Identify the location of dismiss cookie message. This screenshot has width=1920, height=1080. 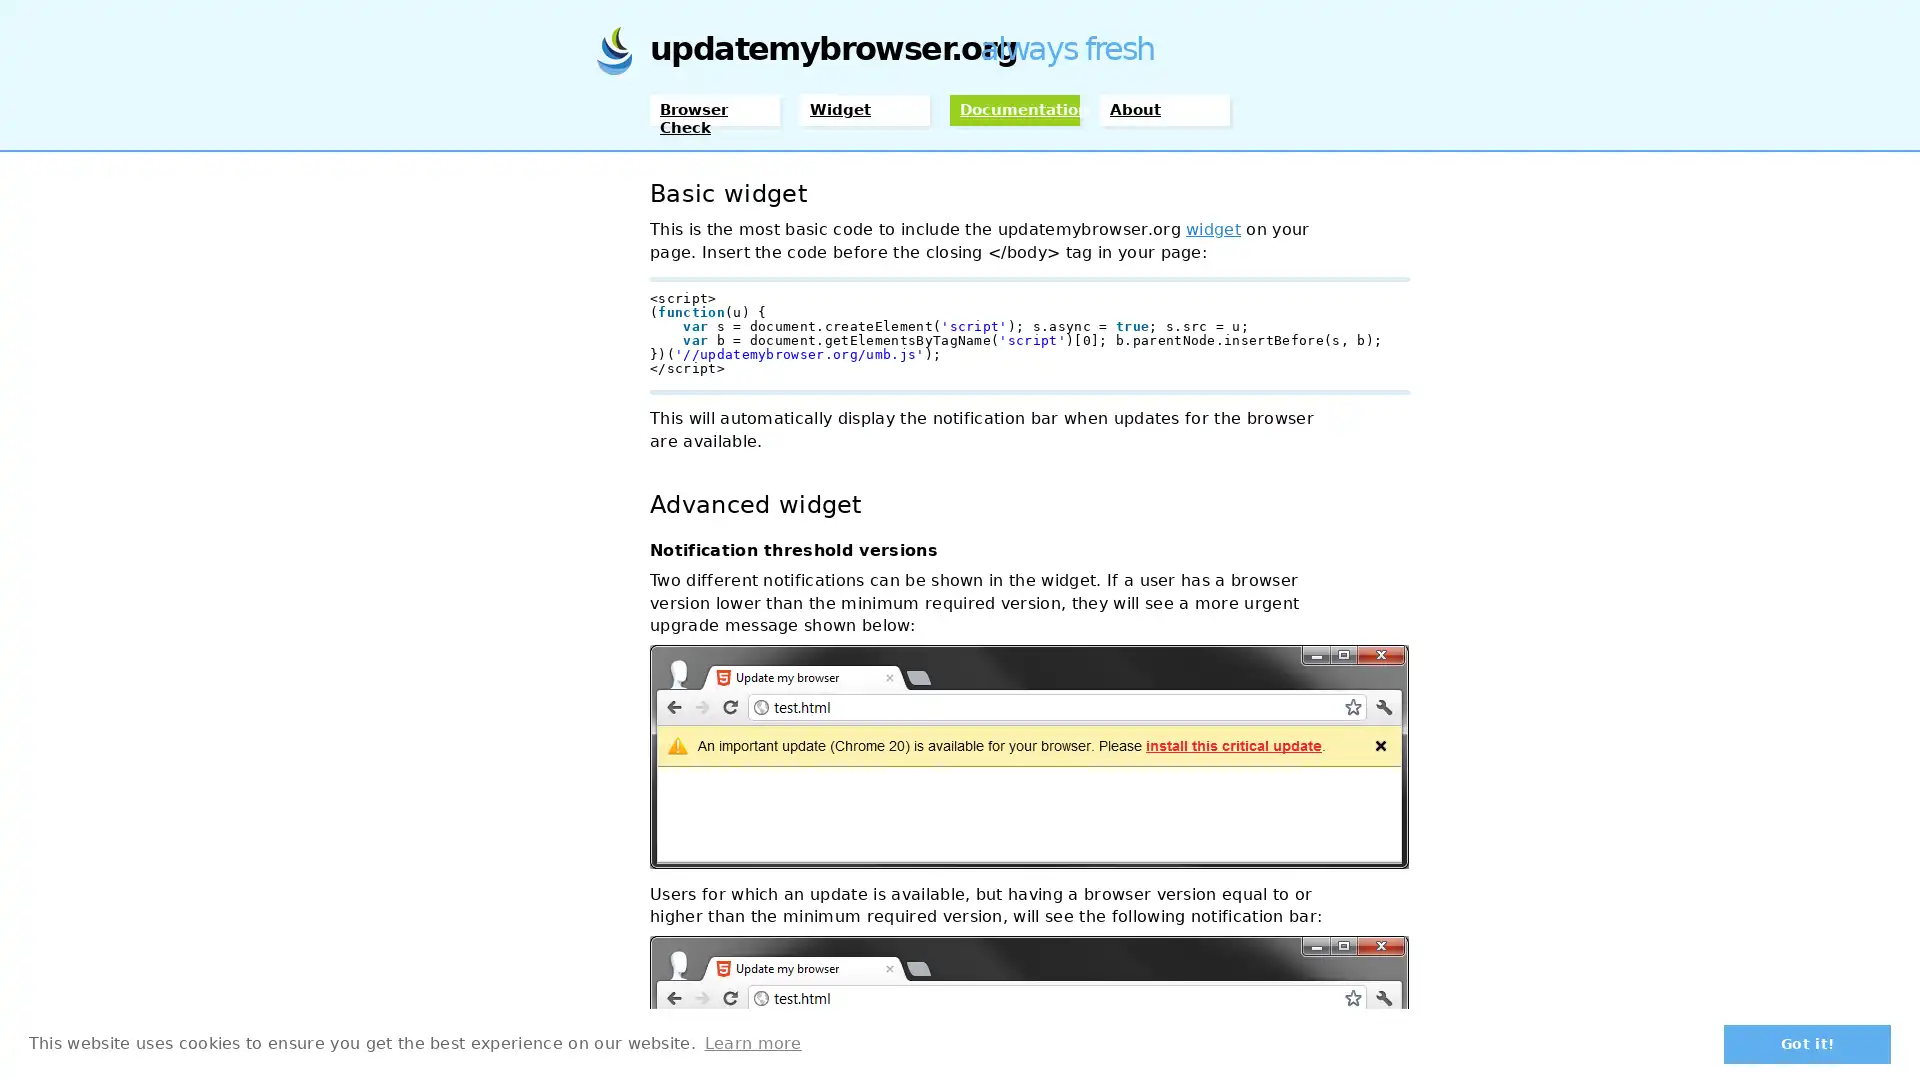
(1807, 1043).